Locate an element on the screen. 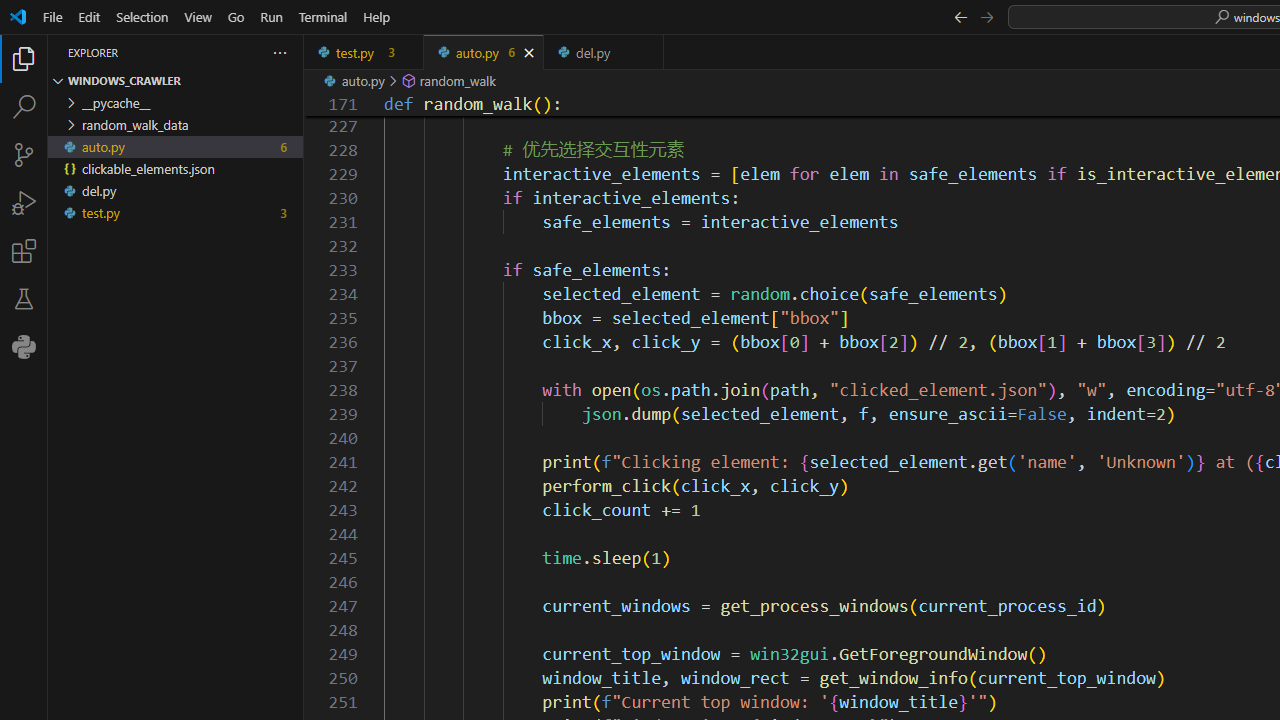  'Views and More Actions...' is located at coordinates (278, 51).